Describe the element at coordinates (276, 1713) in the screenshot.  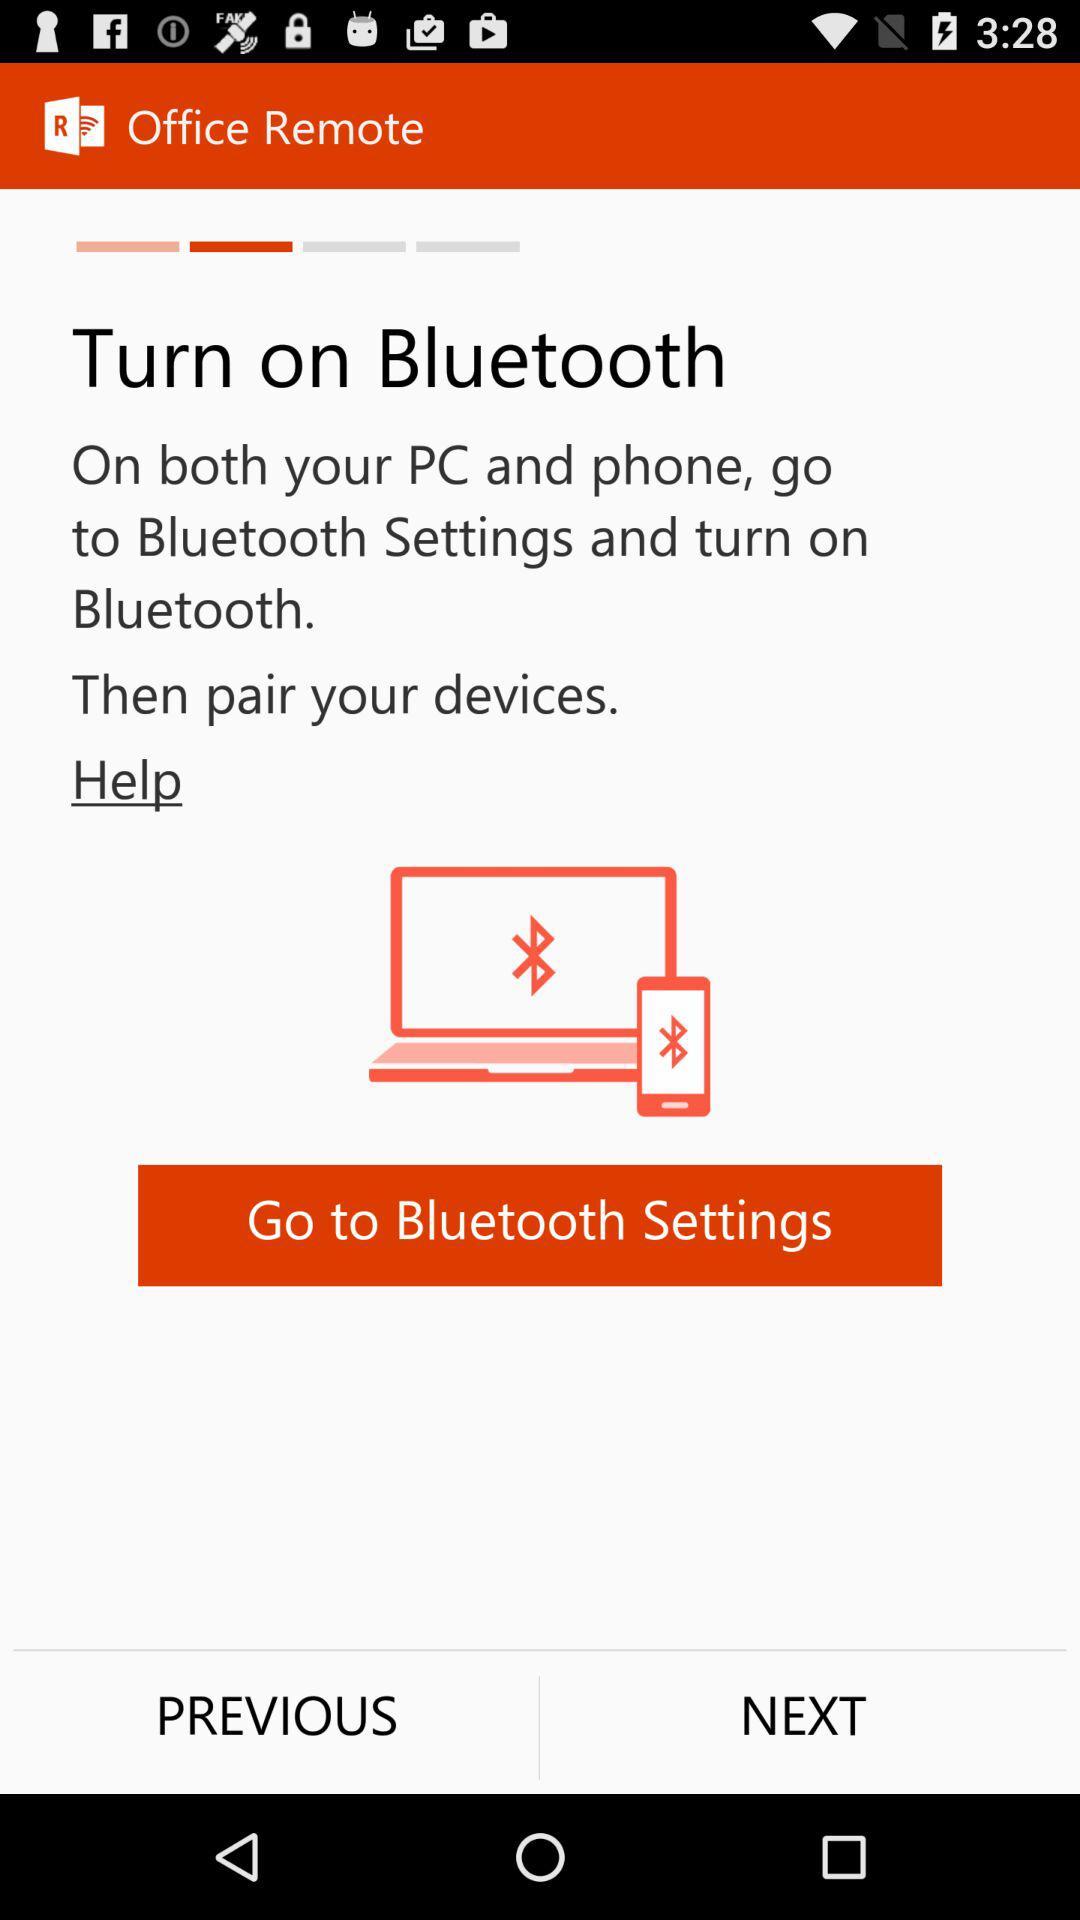
I see `the icon next to the next item` at that location.